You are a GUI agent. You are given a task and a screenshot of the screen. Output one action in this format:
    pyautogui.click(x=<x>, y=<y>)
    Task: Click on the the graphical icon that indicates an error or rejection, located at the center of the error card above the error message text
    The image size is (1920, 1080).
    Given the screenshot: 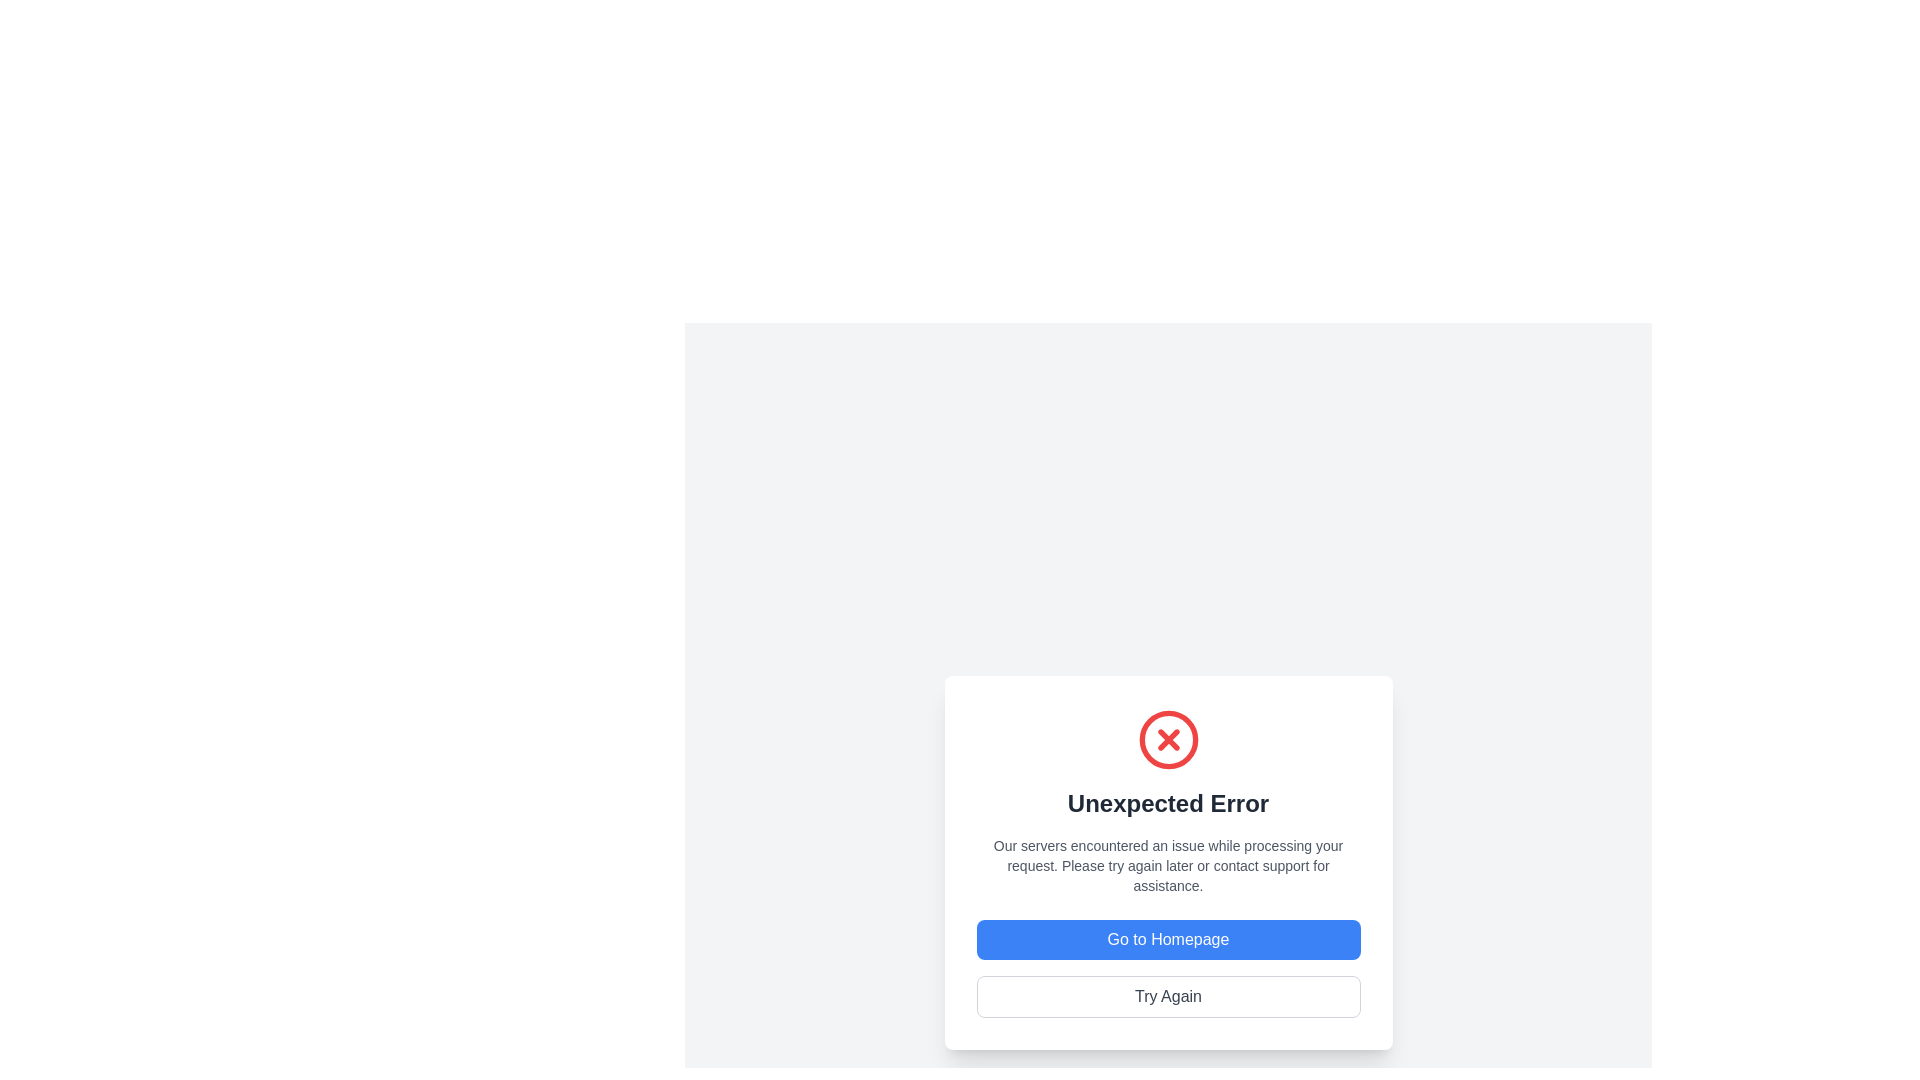 What is the action you would take?
    pyautogui.click(x=1168, y=740)
    